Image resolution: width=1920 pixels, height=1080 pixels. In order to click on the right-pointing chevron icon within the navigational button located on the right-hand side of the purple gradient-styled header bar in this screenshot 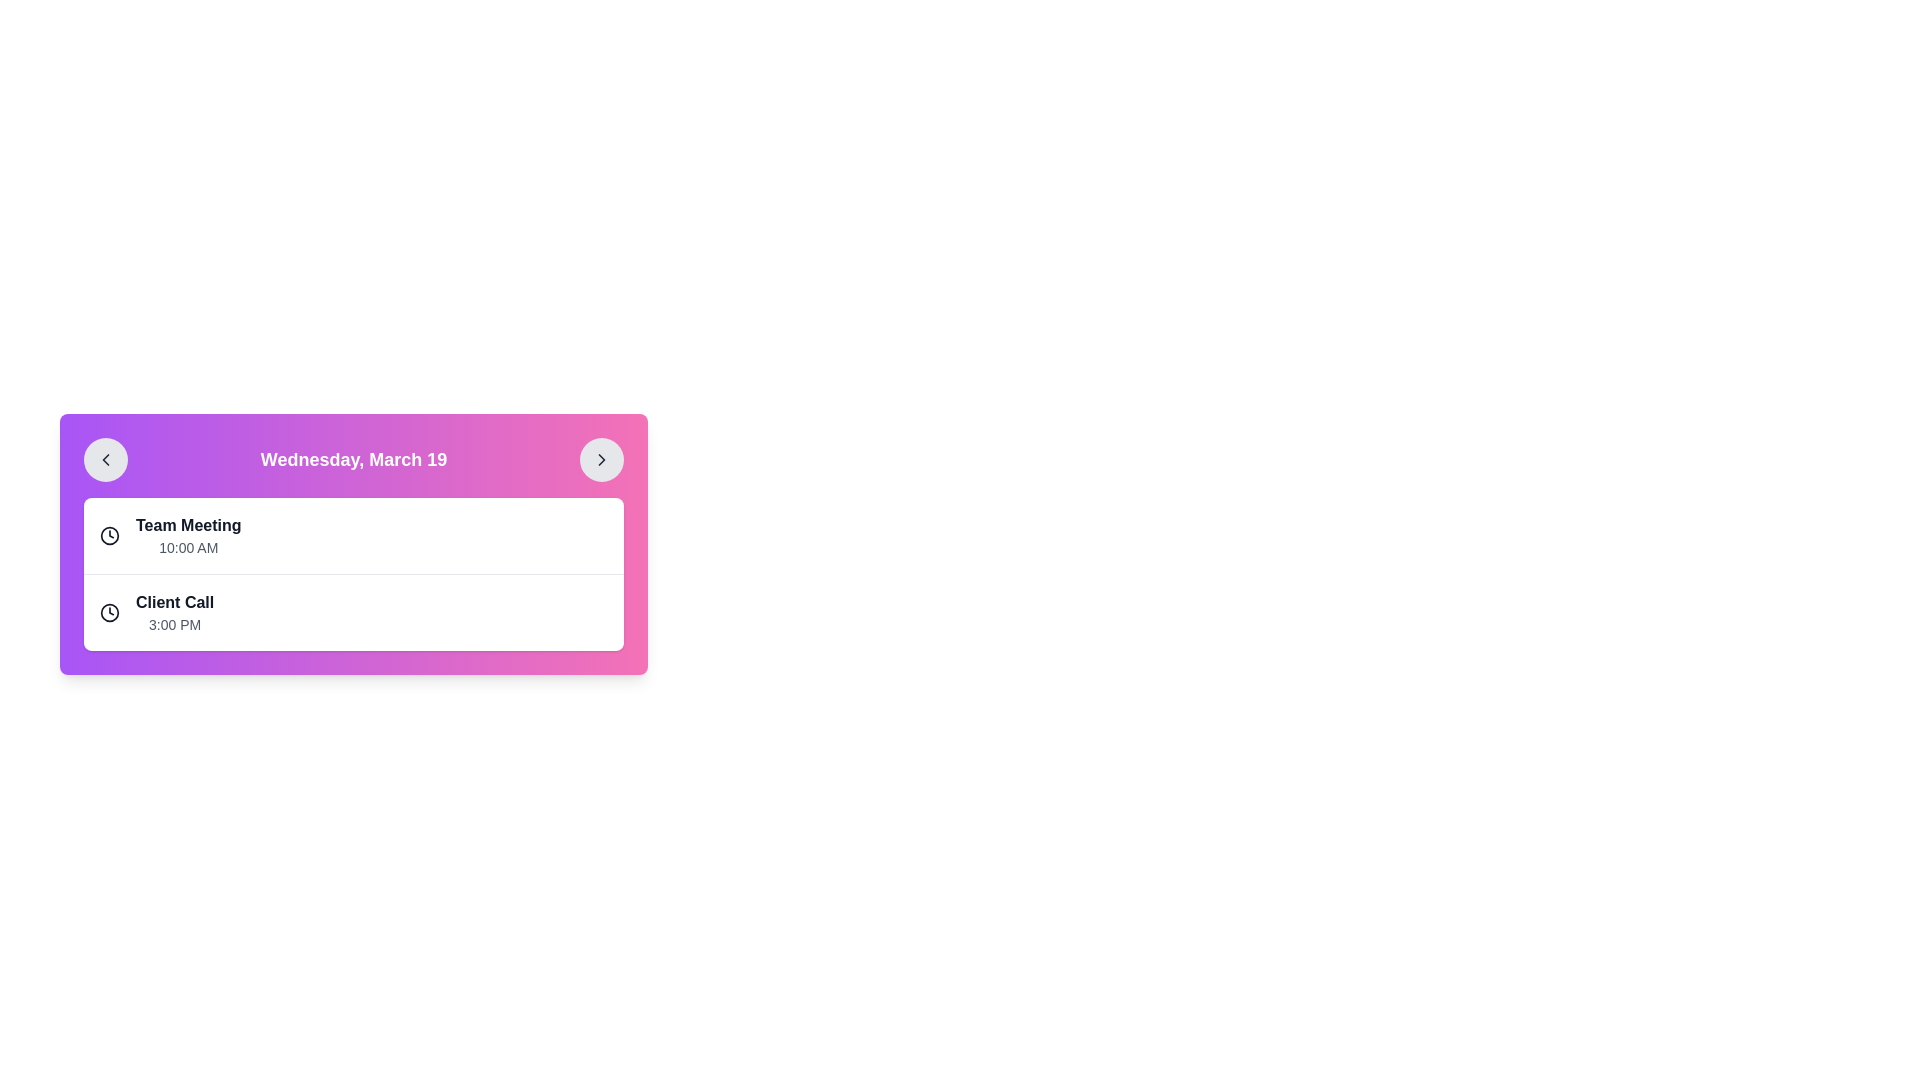, I will do `click(600, 459)`.